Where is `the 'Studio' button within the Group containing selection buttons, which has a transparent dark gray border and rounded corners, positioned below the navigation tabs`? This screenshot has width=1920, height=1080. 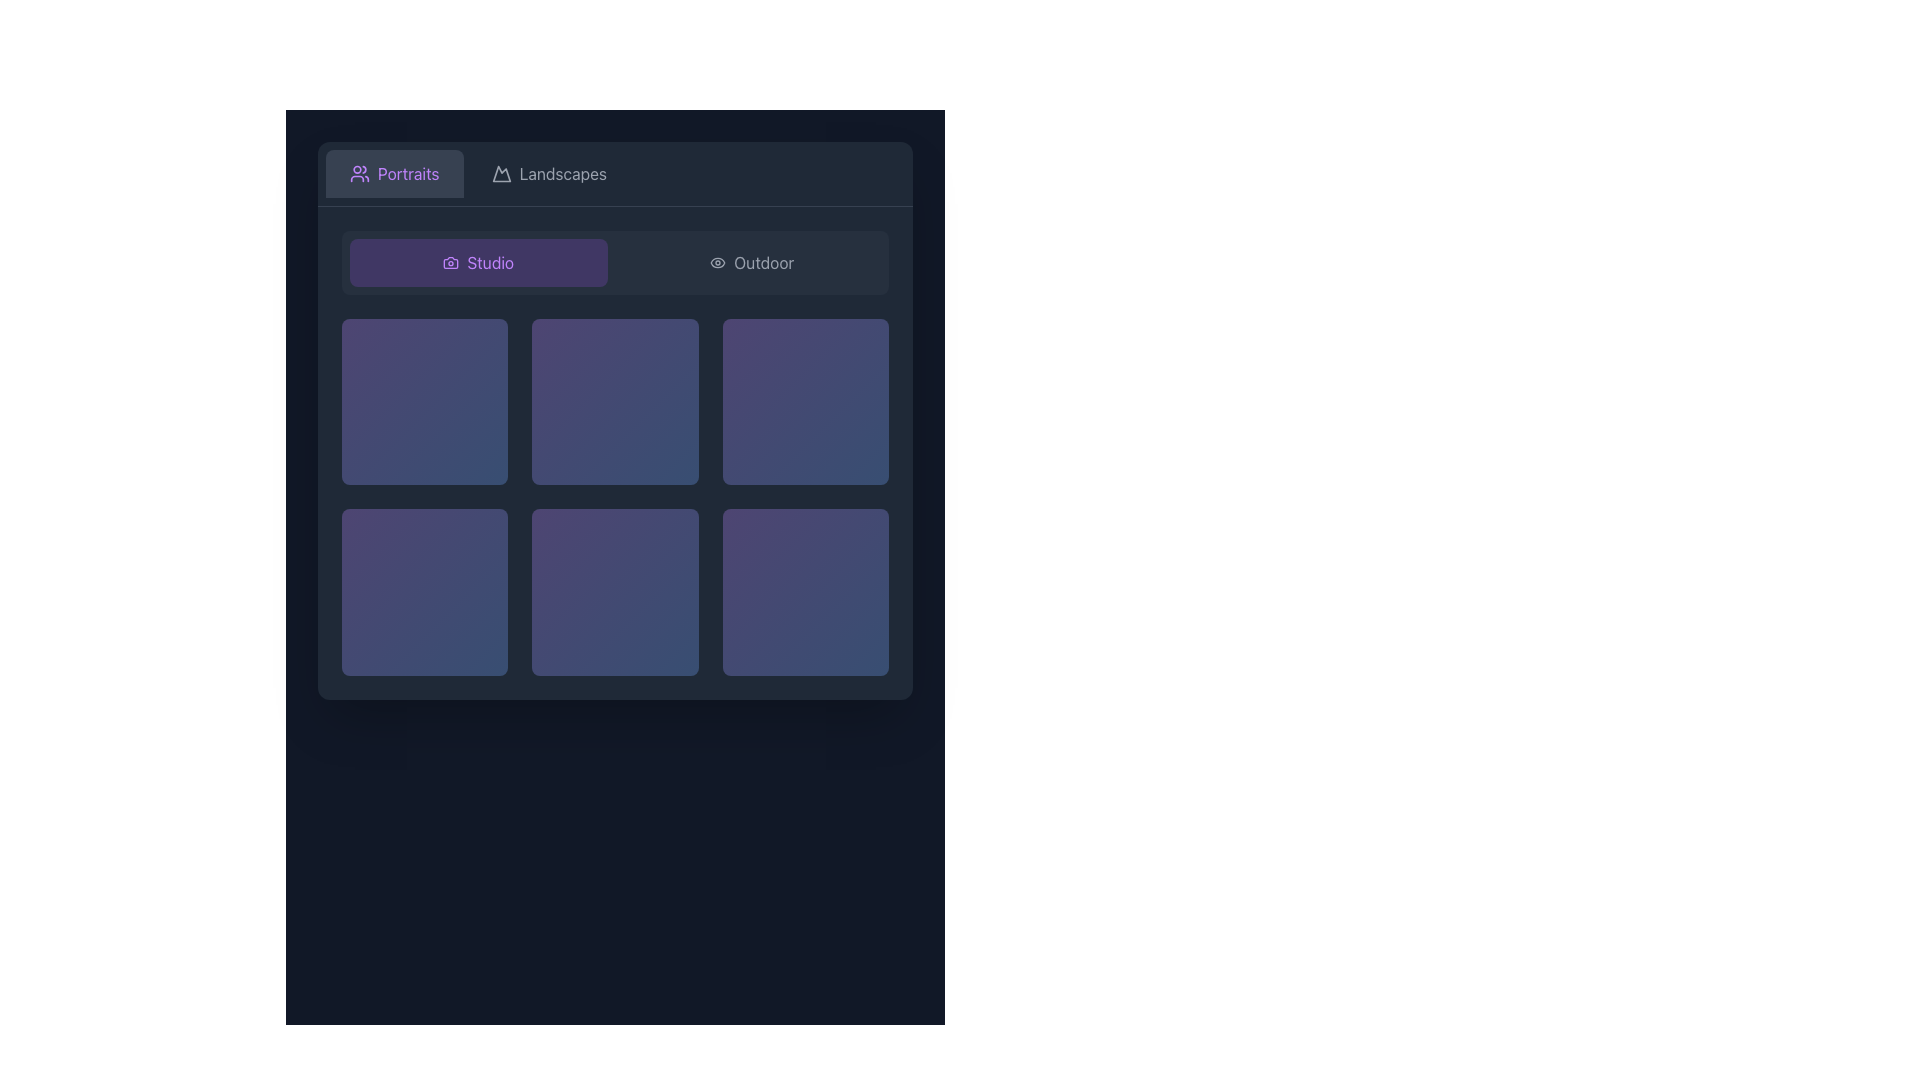 the 'Studio' button within the Group containing selection buttons, which has a transparent dark gray border and rounded corners, positioned below the navigation tabs is located at coordinates (614, 261).